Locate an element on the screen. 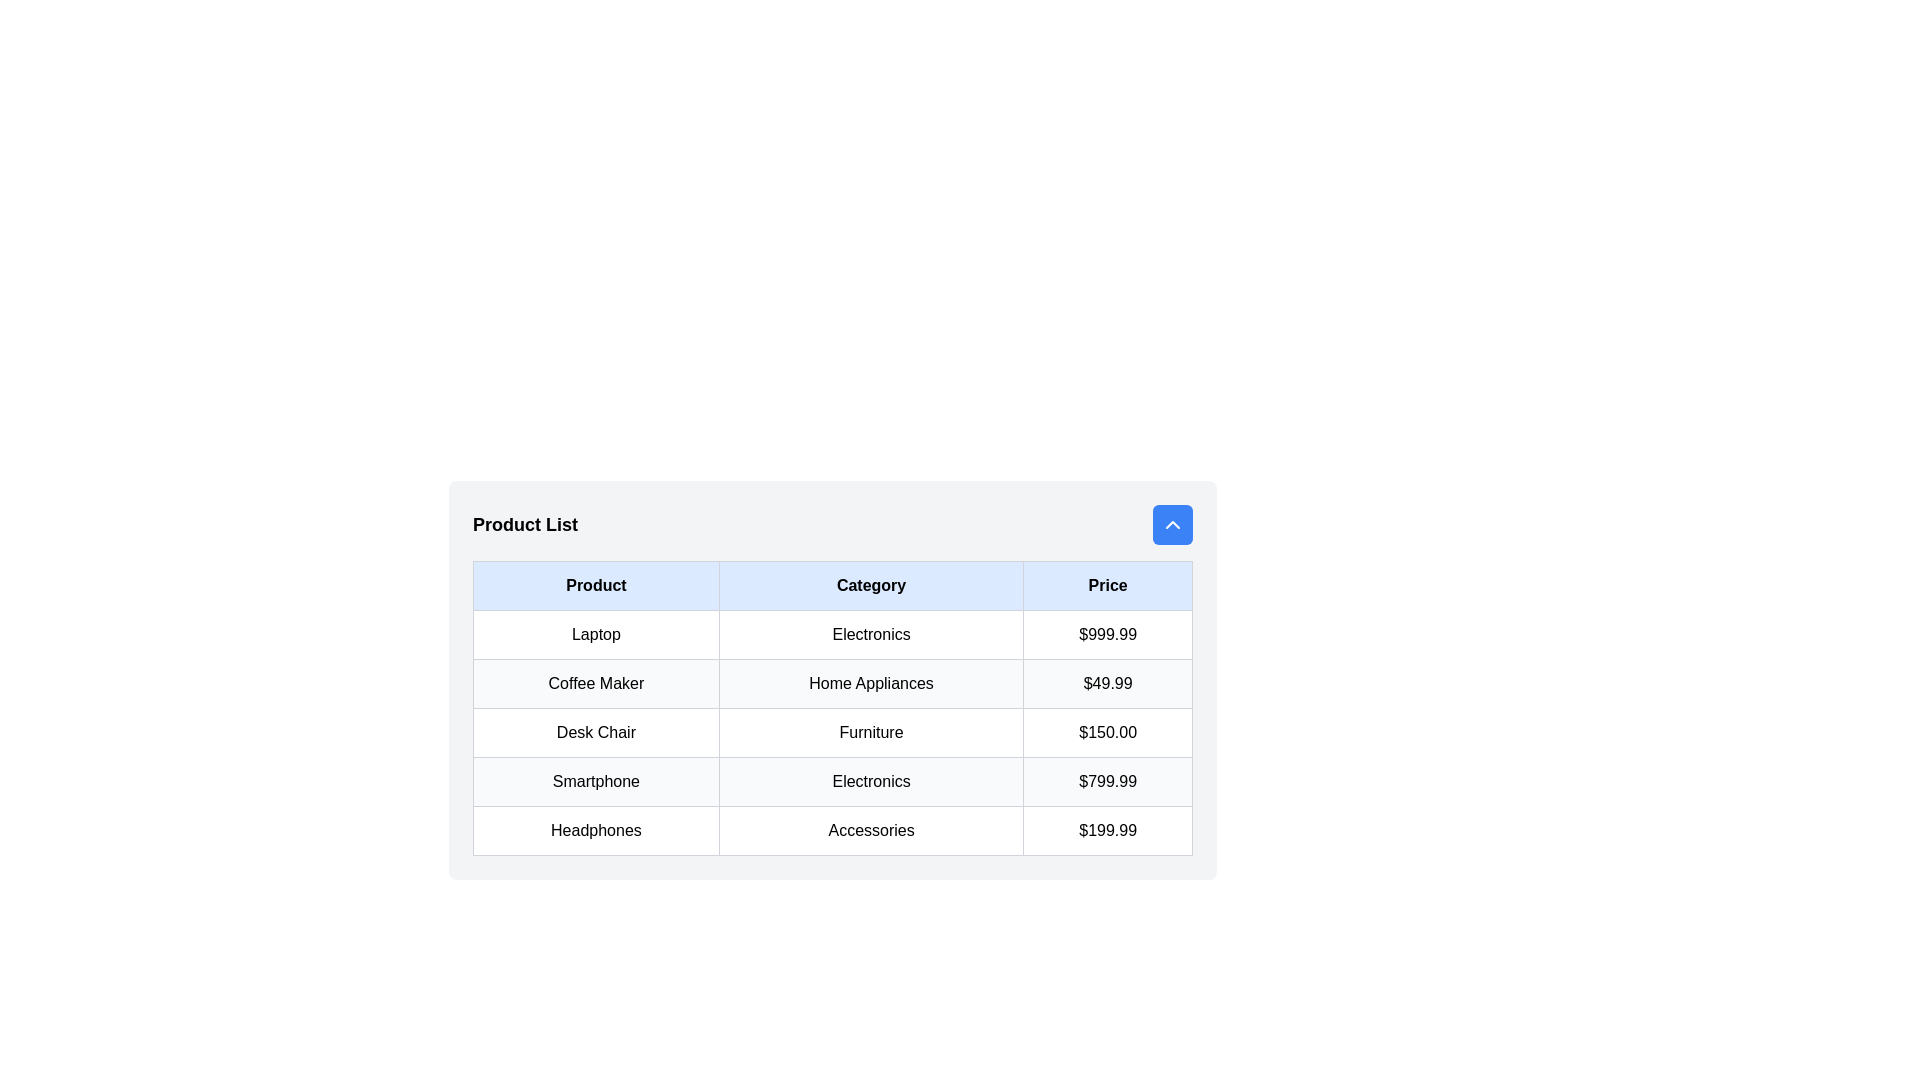  the static text label displaying 'Laptop', which is the first cell in the first data row of the table, immediately below the header row and aligned with the column labeled 'Product' is located at coordinates (595, 635).